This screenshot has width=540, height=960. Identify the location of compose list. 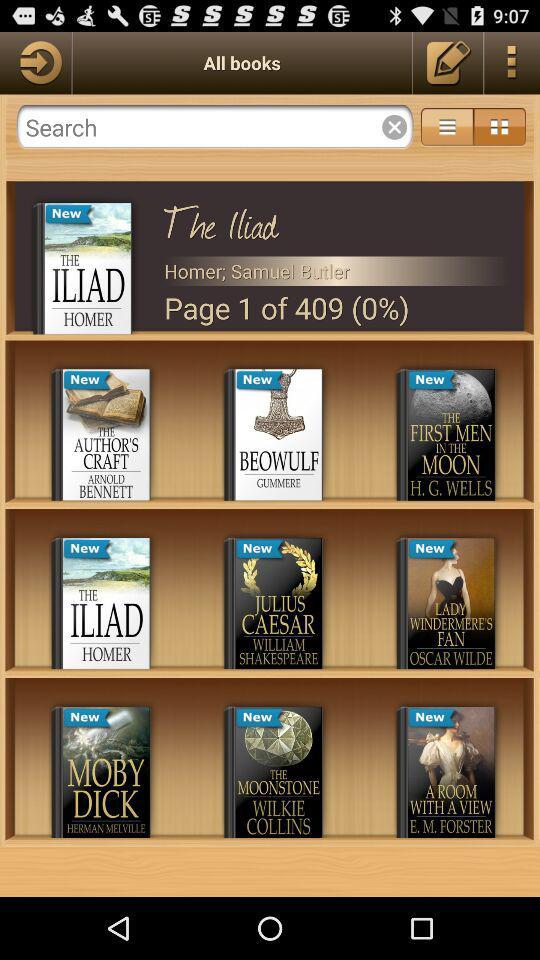
(448, 62).